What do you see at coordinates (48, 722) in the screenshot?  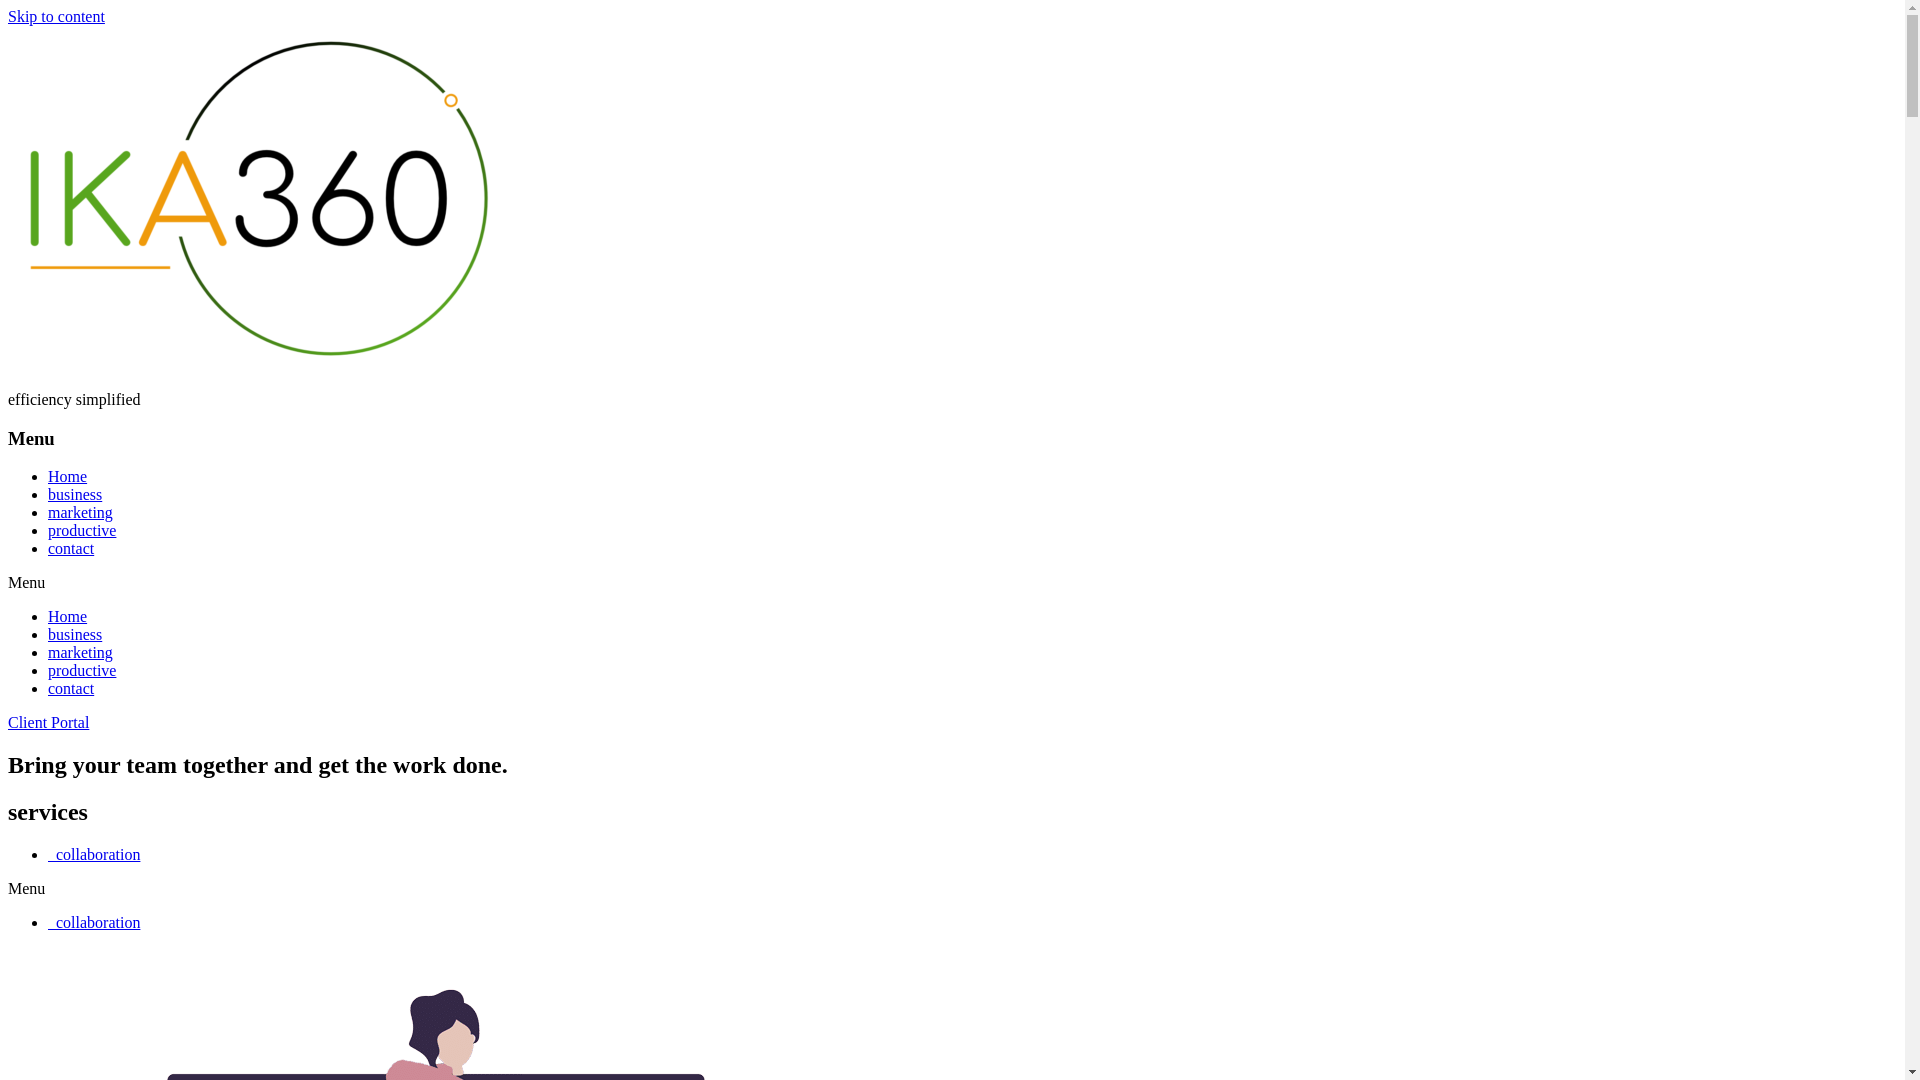 I see `'Client Portal'` at bounding box center [48, 722].